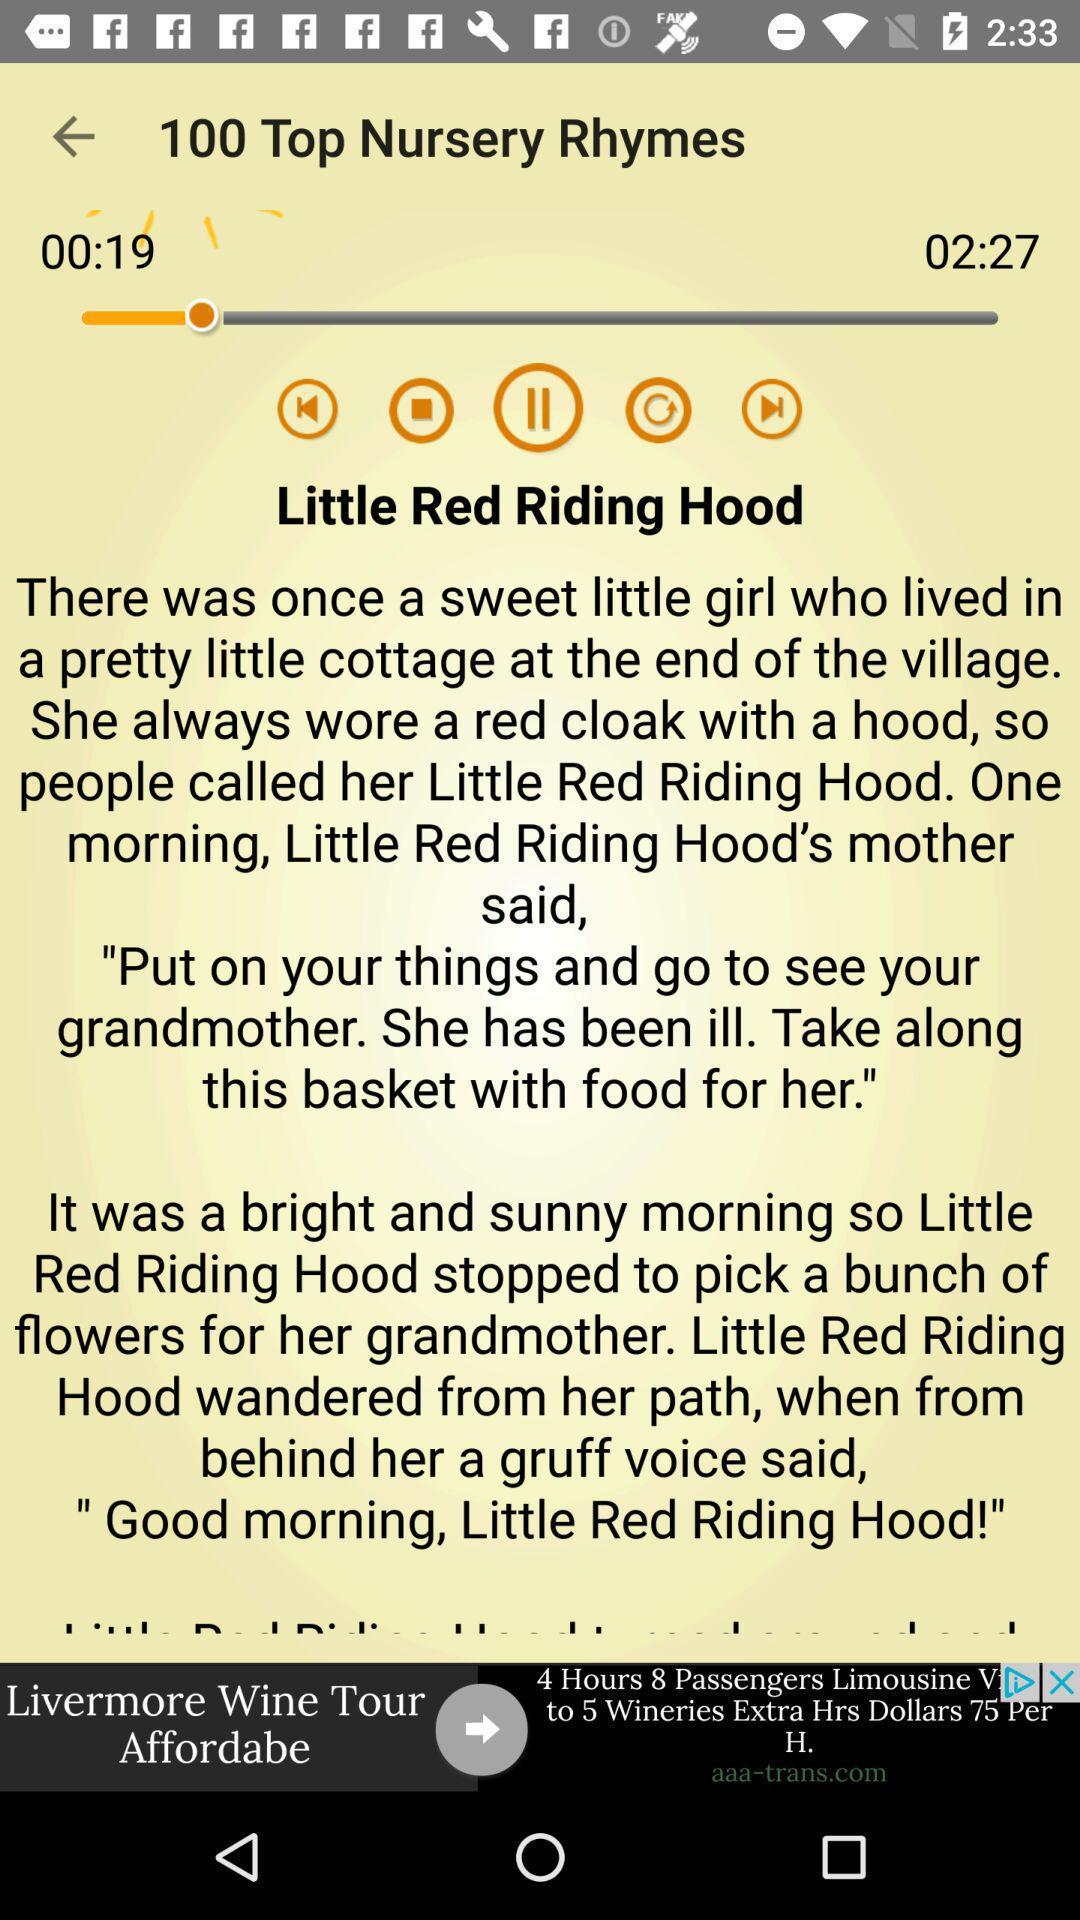  I want to click on the pause icon, so click(538, 409).